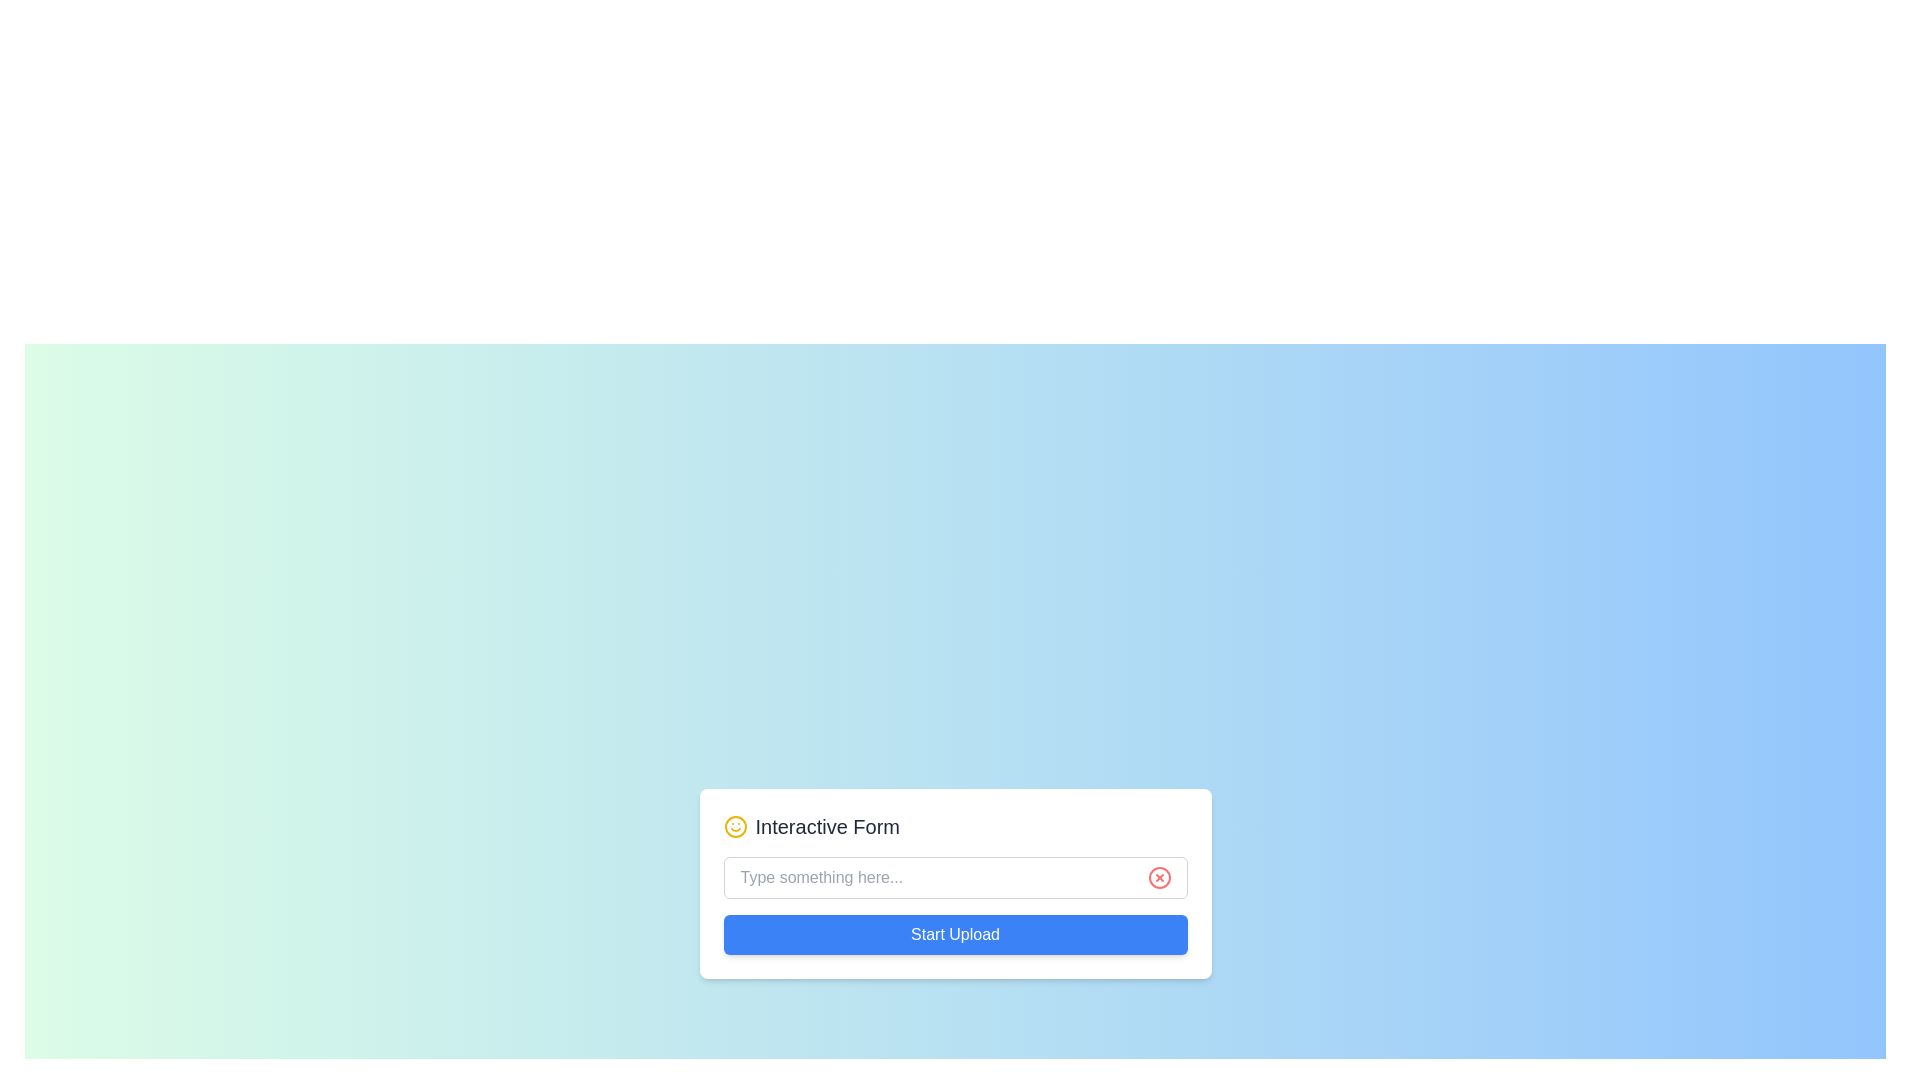  I want to click on the clear button located at the right end of the text input field to reset the input text, so click(1159, 877).